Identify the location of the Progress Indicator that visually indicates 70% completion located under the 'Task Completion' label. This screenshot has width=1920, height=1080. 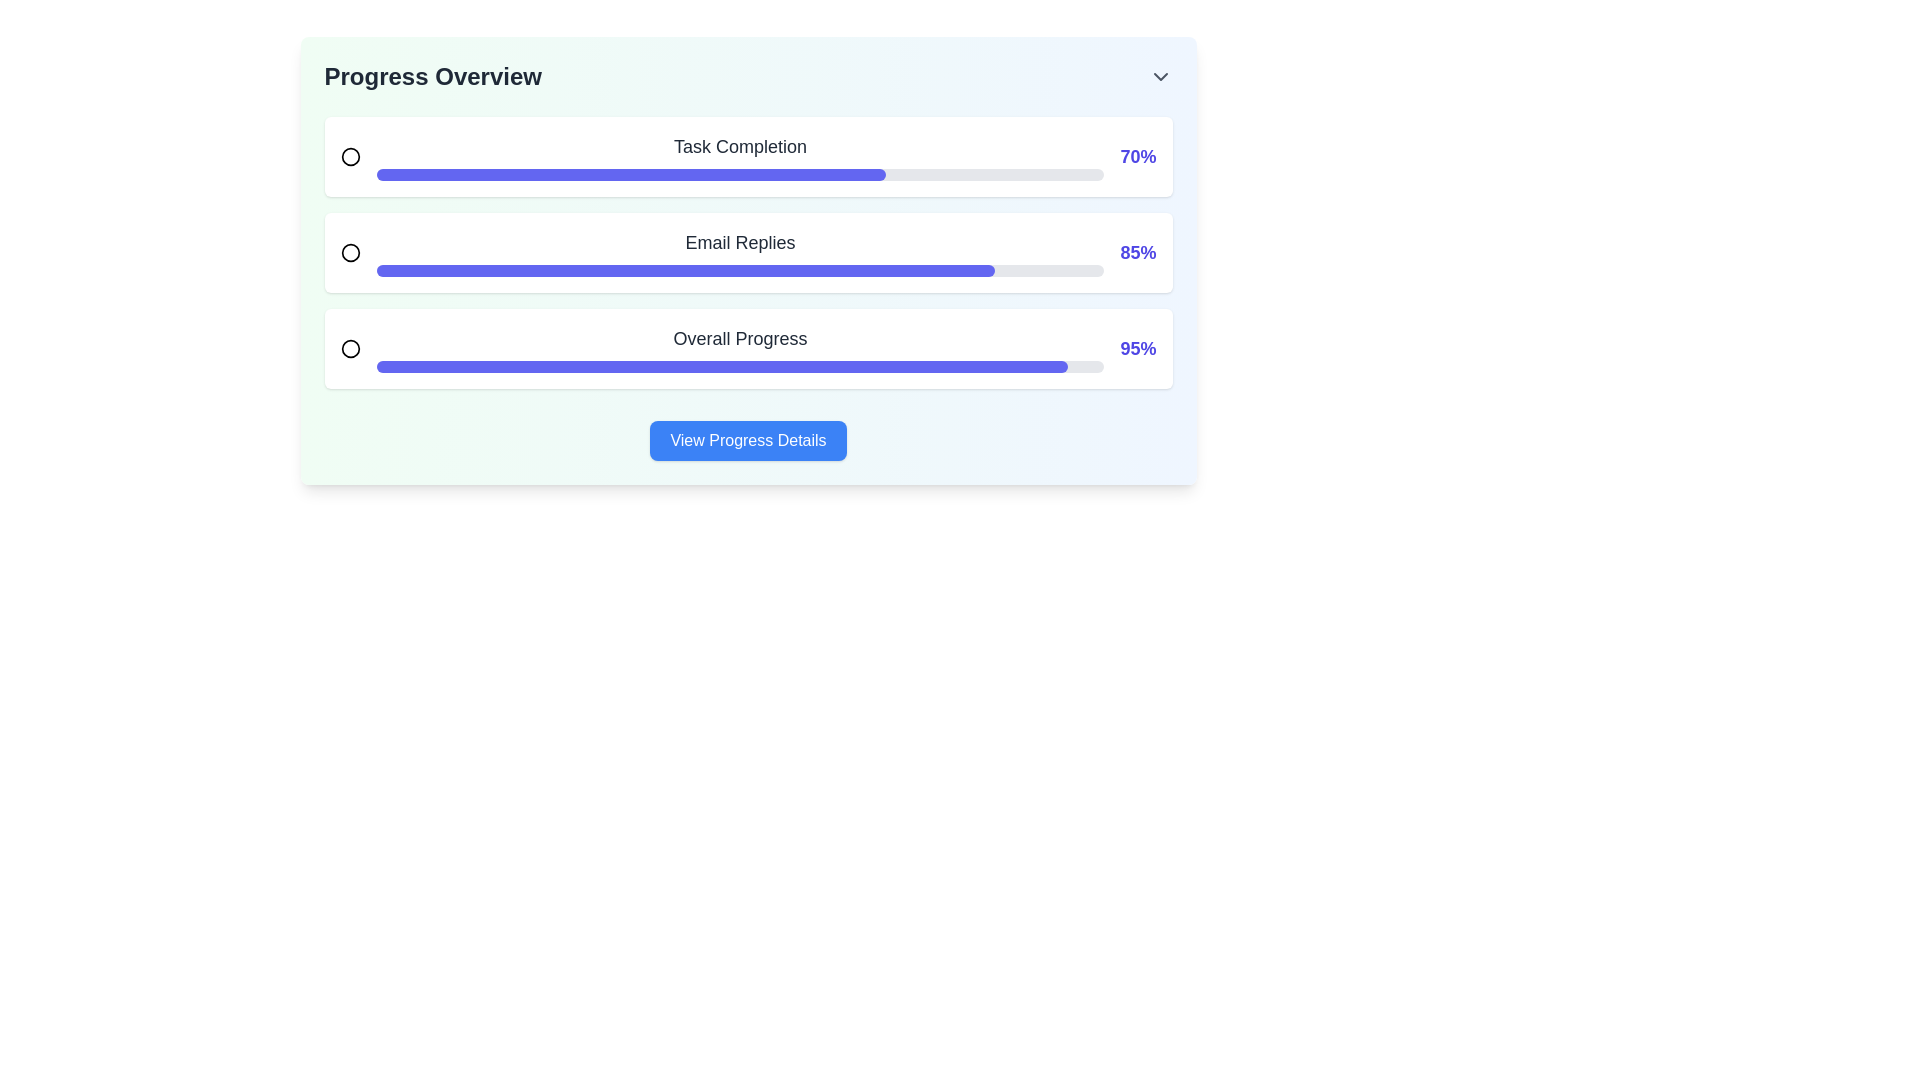
(630, 173).